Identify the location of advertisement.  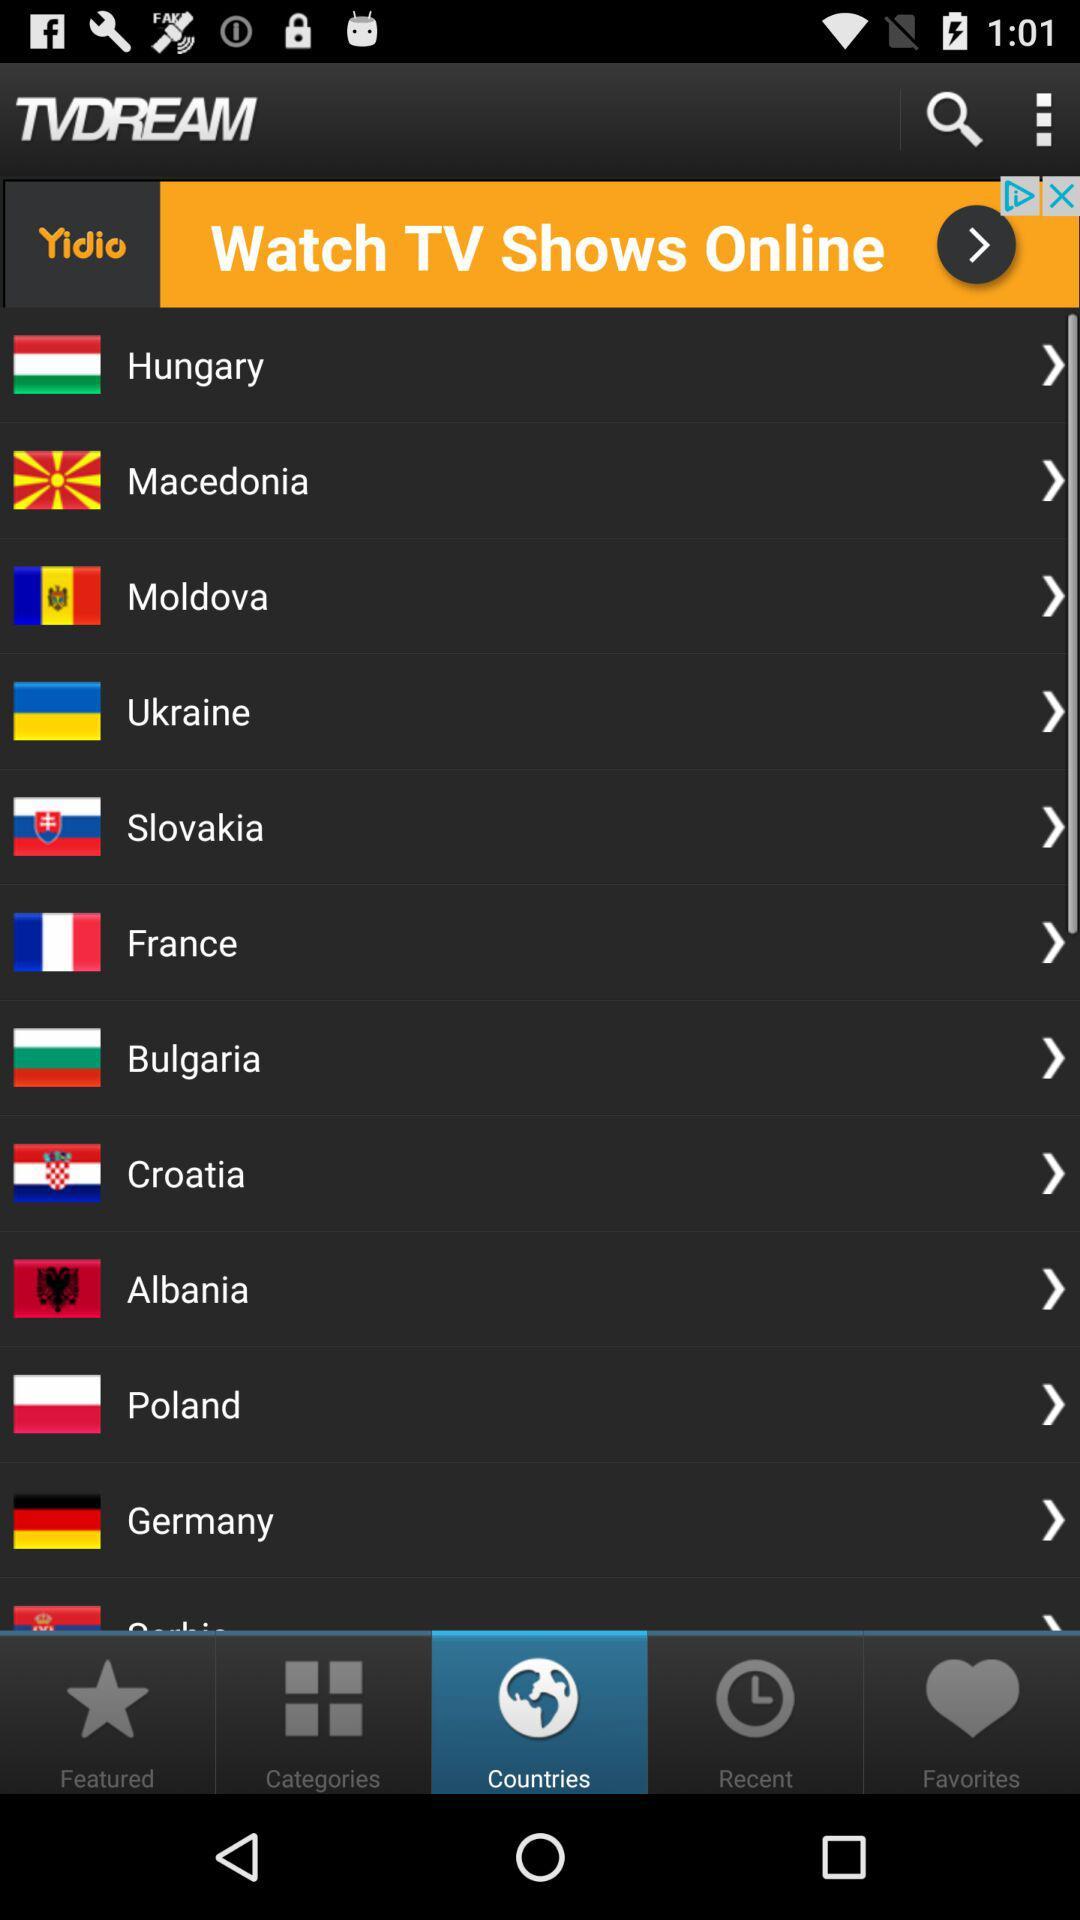
(540, 240).